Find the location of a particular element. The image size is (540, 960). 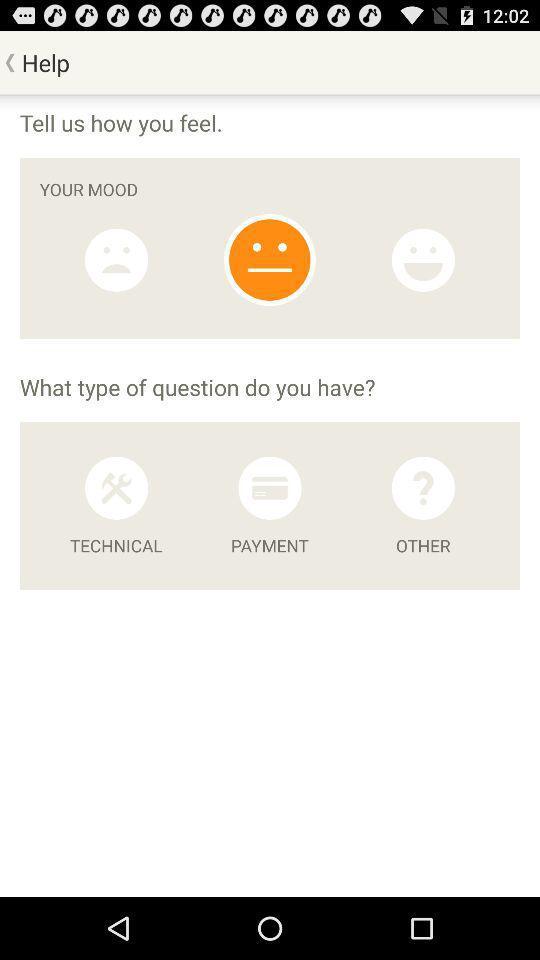

ask technical question is located at coordinates (116, 487).